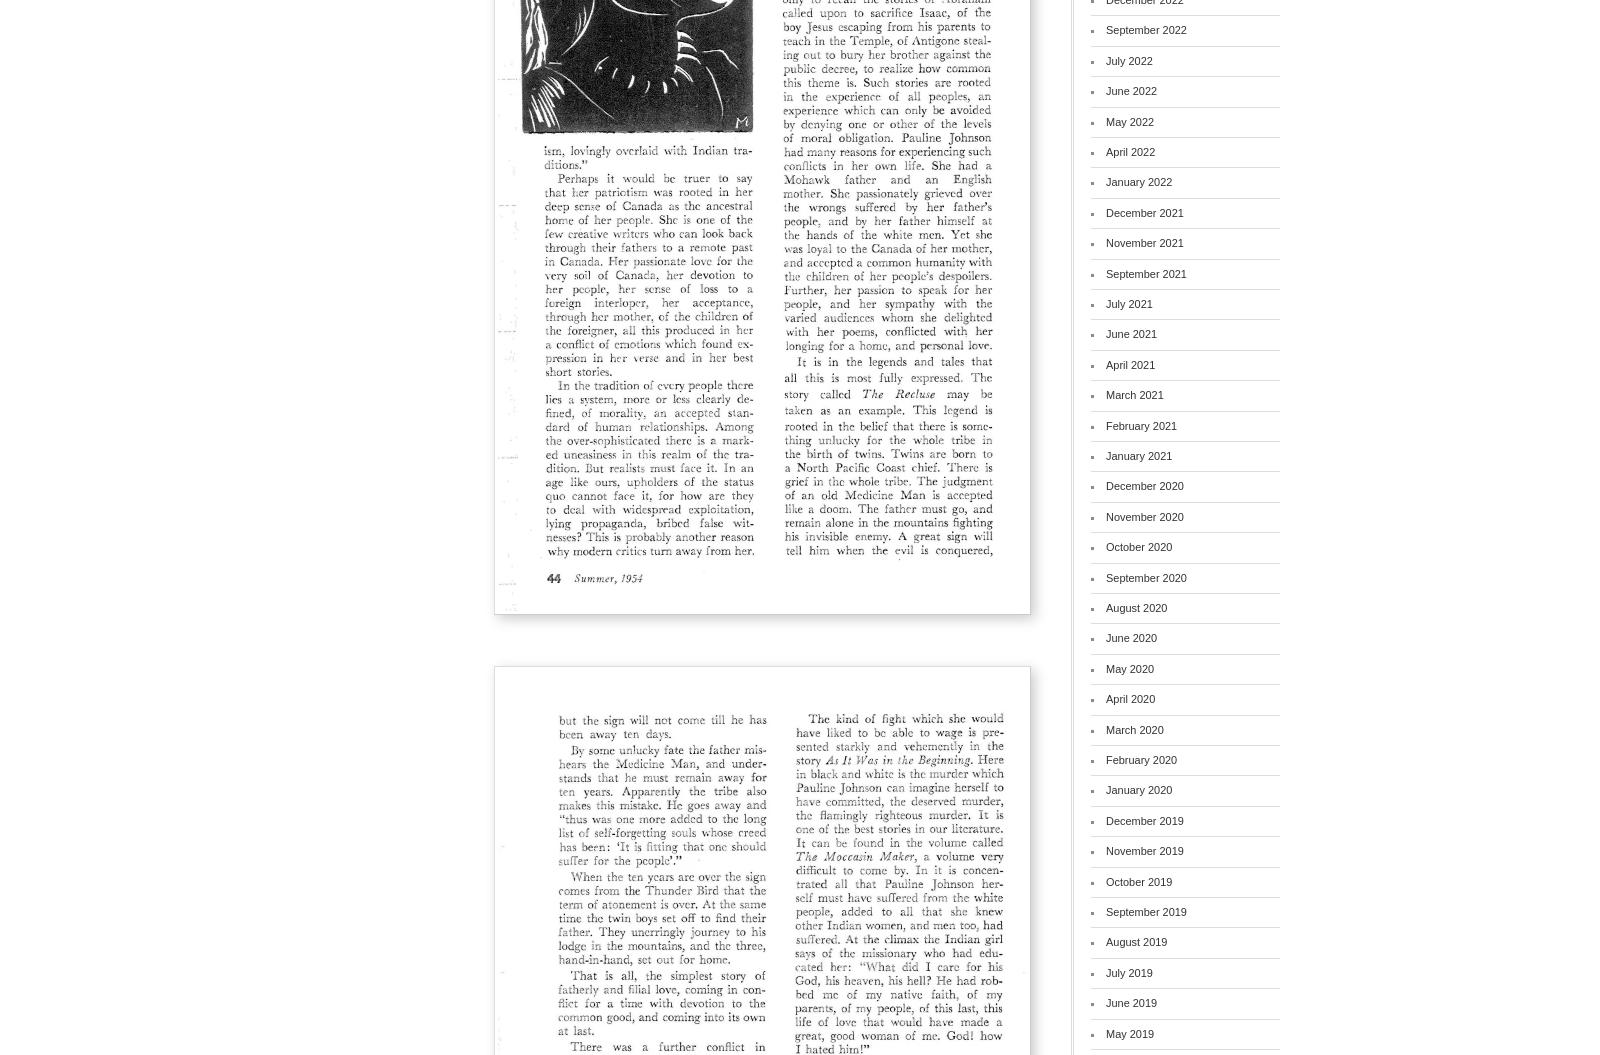 The image size is (1600, 1055). I want to click on 'July 2019', so click(1128, 971).